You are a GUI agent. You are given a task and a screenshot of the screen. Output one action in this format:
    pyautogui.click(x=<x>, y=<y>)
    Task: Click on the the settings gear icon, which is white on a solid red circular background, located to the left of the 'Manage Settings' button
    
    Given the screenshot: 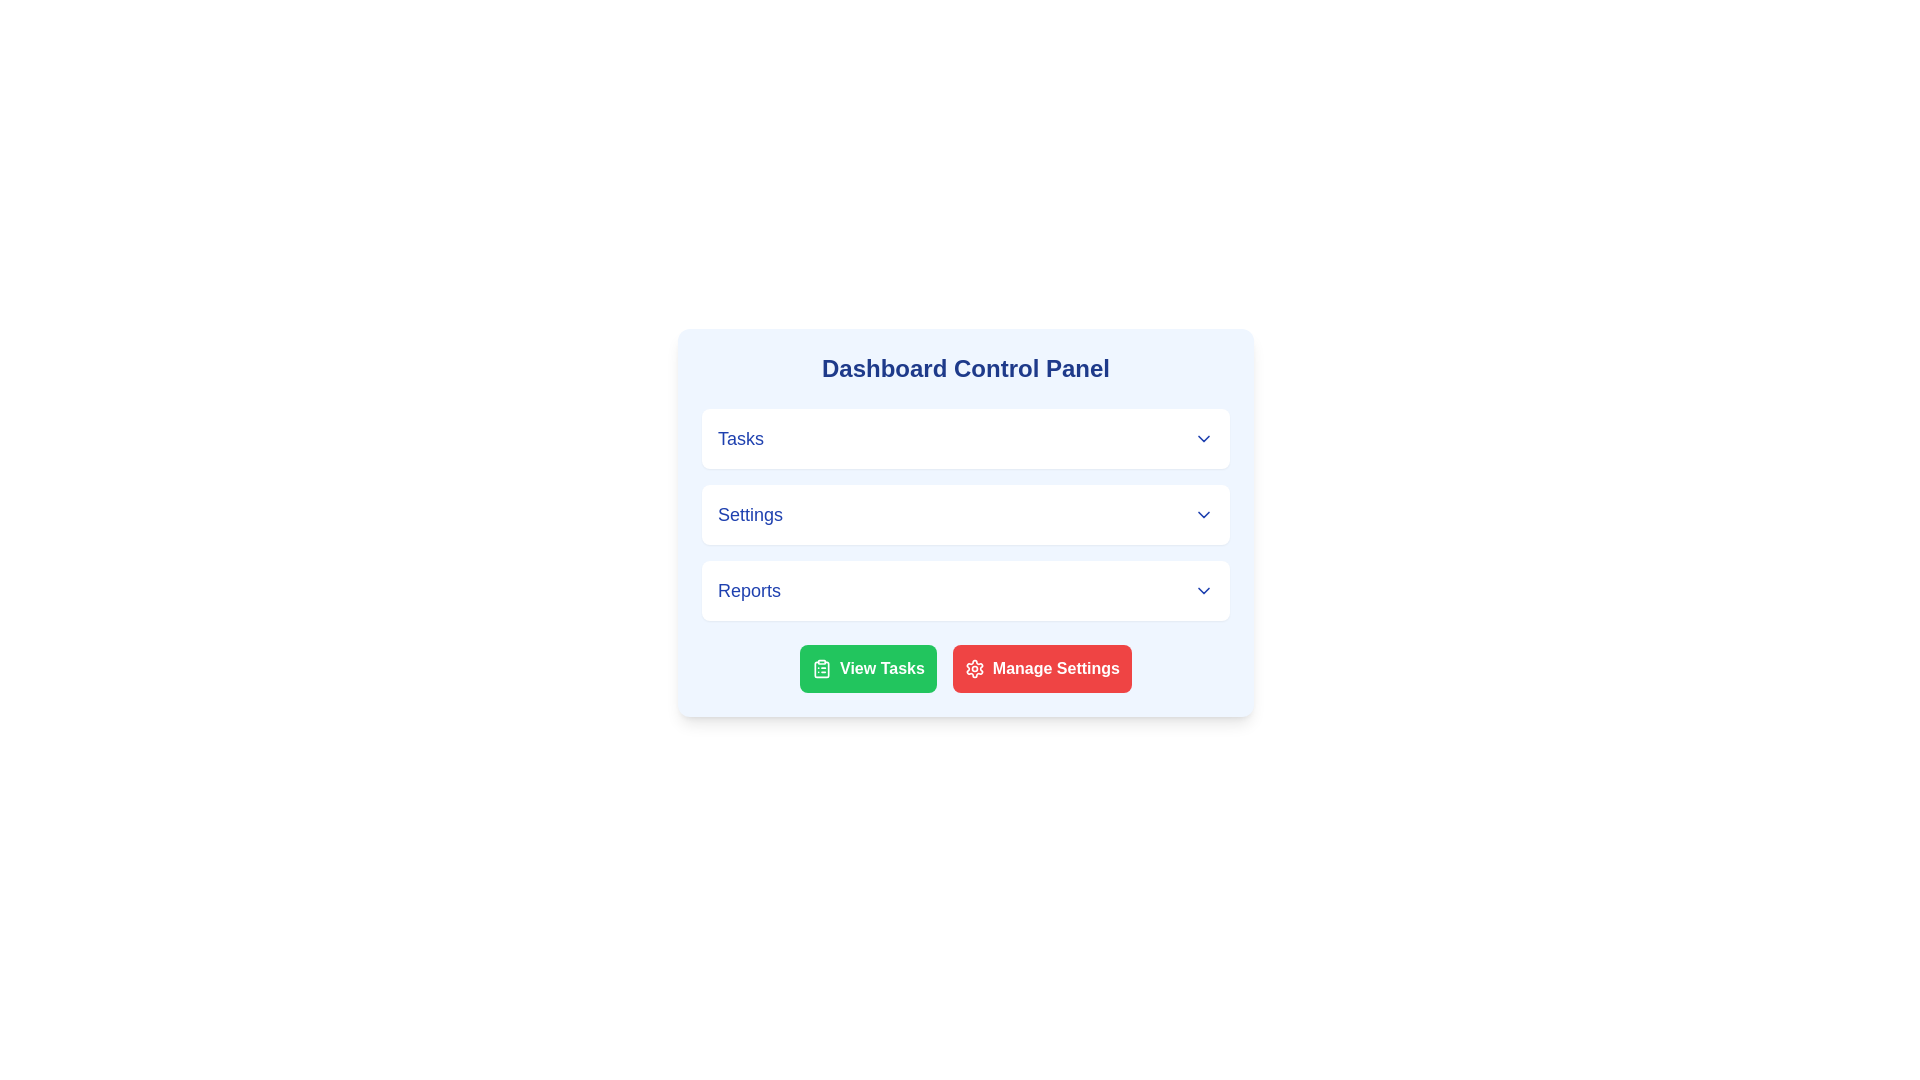 What is the action you would take?
    pyautogui.click(x=974, y=668)
    